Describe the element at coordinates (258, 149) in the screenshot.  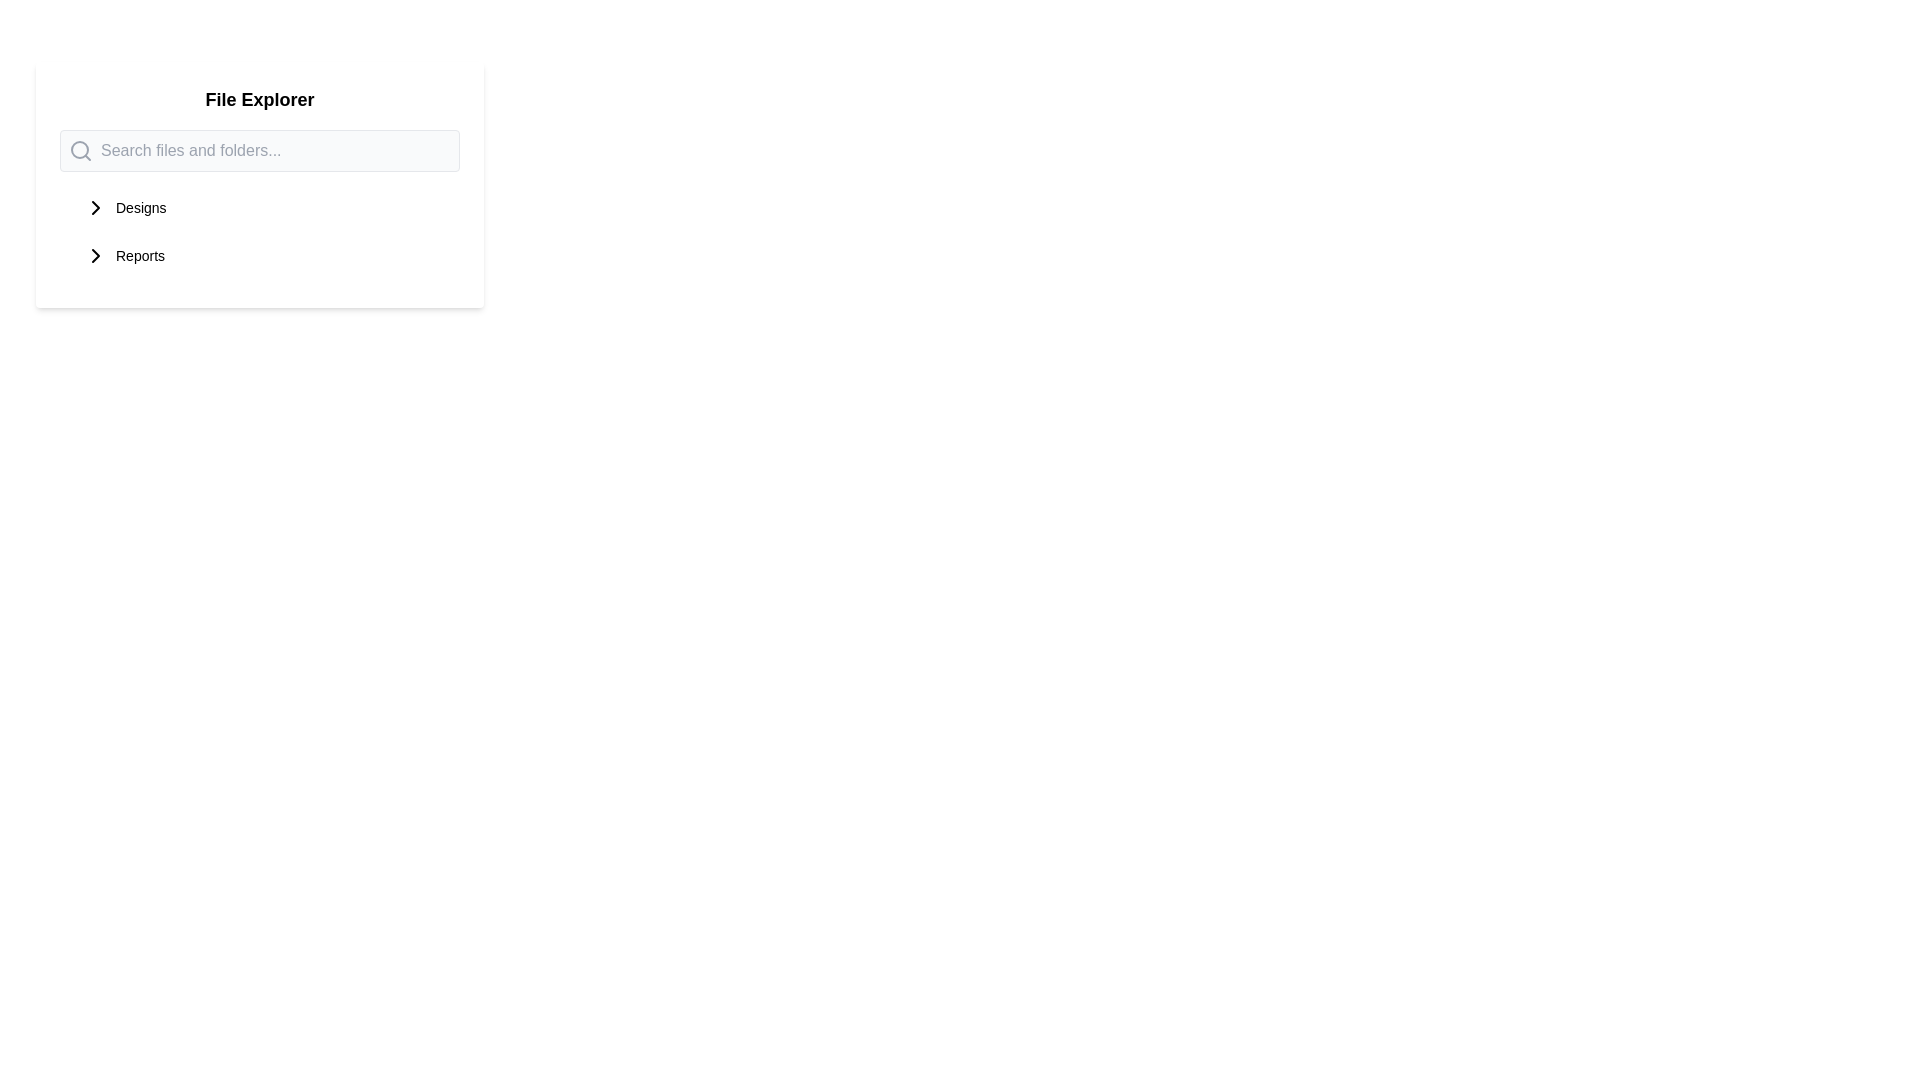
I see `the search input field located underneath the 'File Explorer' header` at that location.